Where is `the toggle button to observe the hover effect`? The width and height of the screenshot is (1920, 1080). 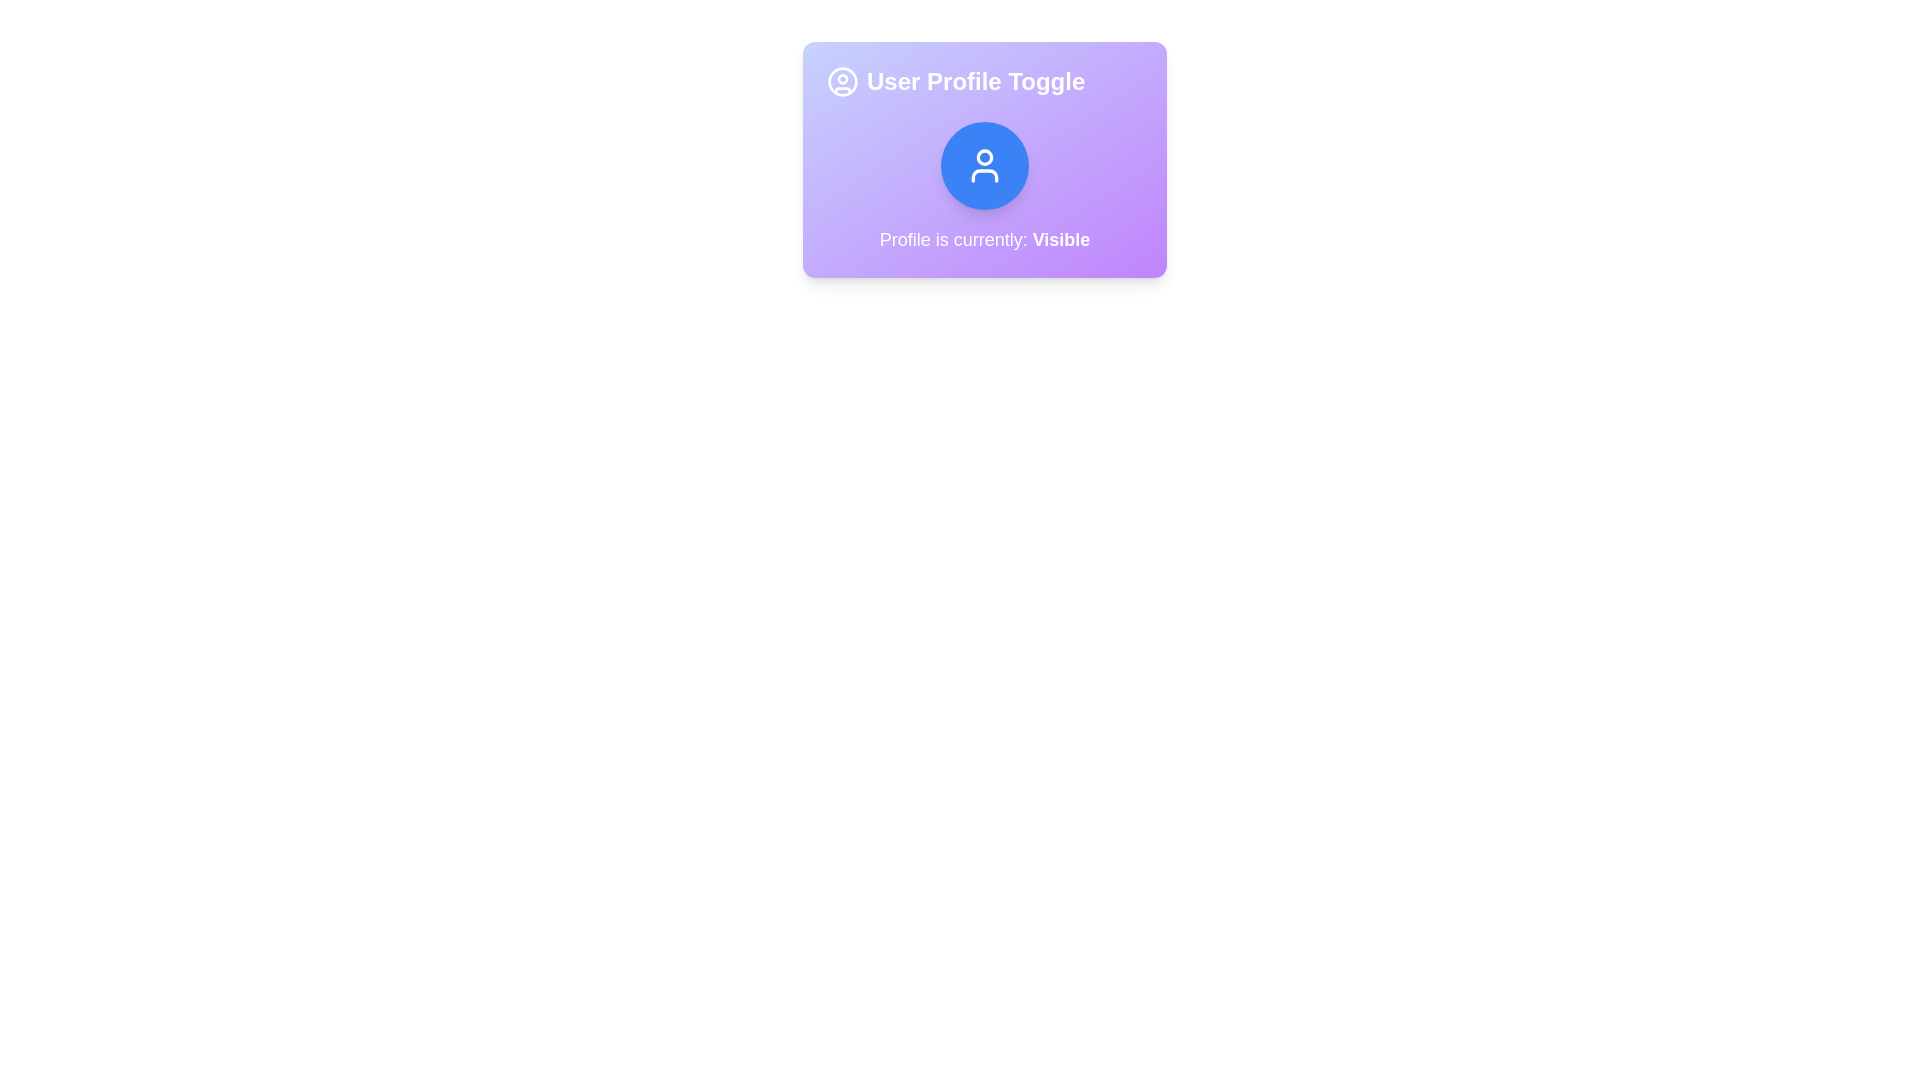 the toggle button to observe the hover effect is located at coordinates (984, 164).